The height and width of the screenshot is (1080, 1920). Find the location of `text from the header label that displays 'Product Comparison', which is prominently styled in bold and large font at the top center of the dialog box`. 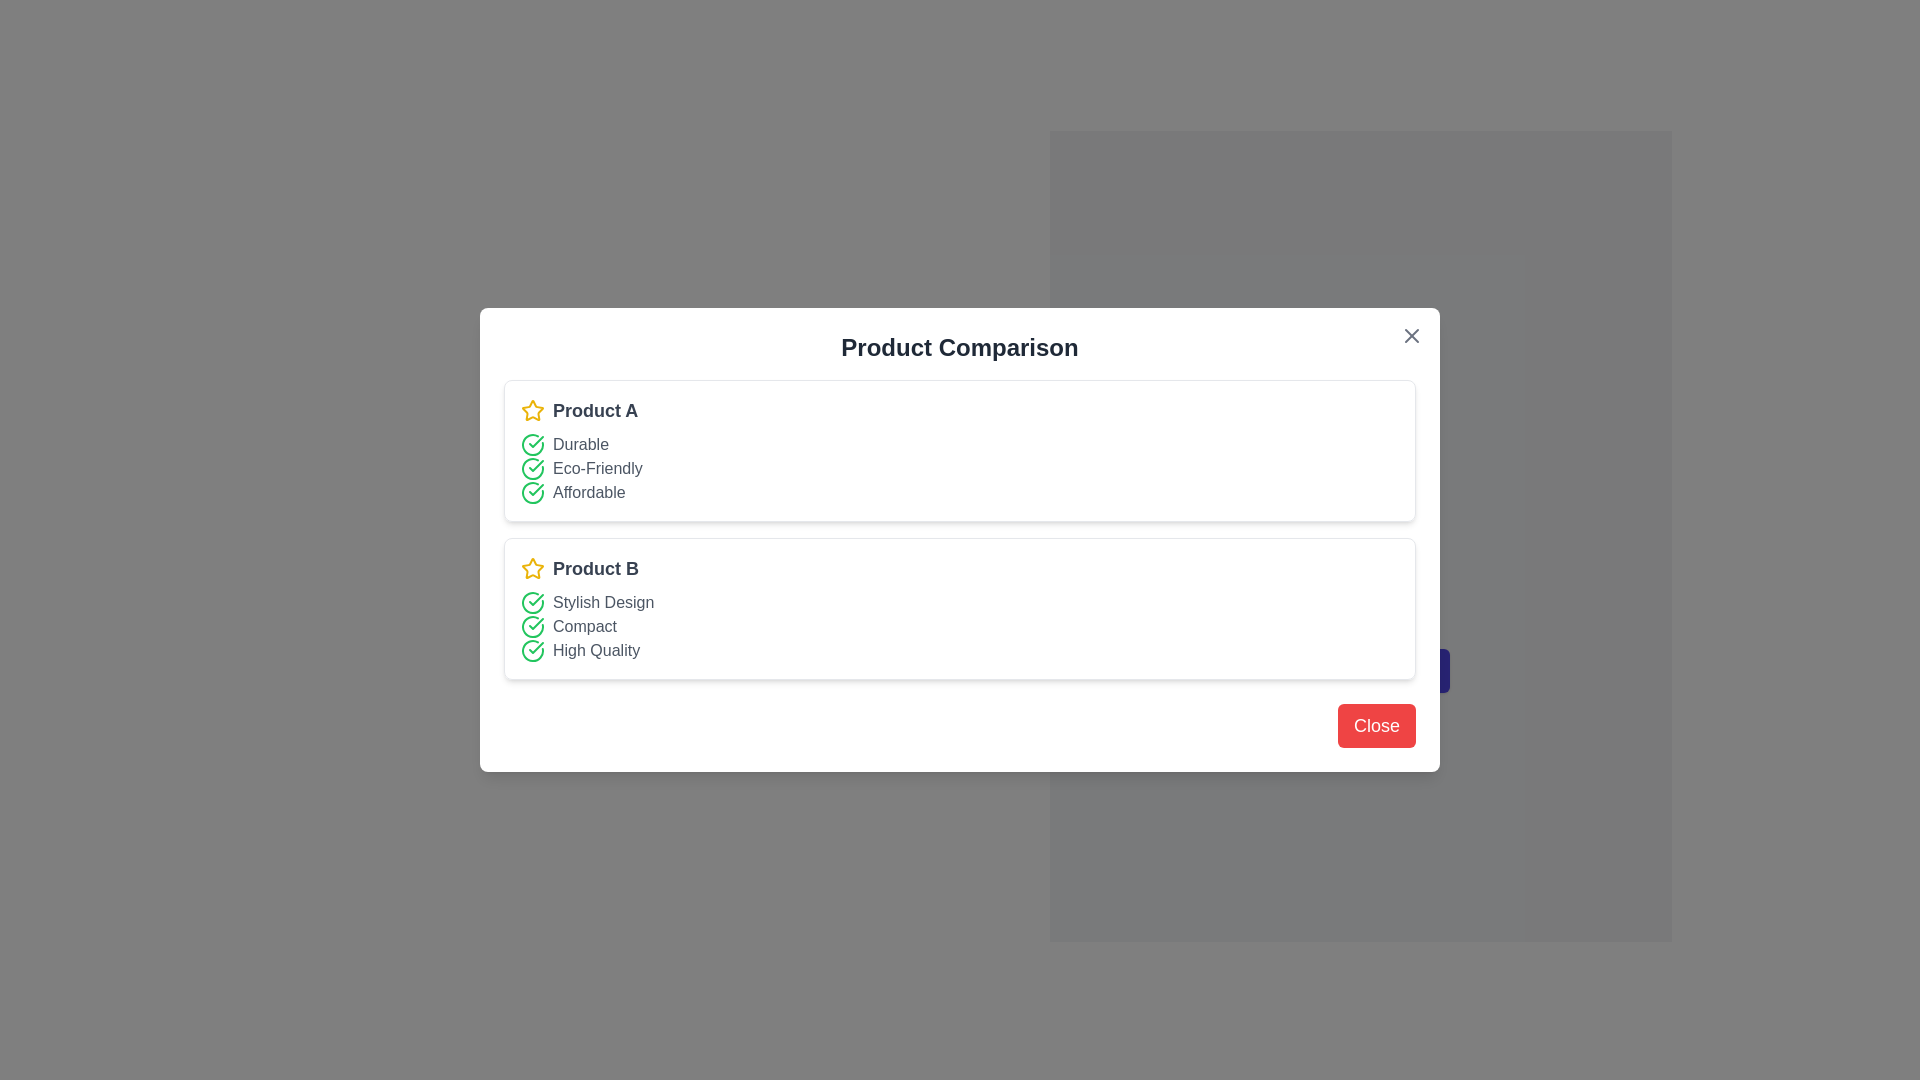

text from the header label that displays 'Product Comparison', which is prominently styled in bold and large font at the top center of the dialog box is located at coordinates (960, 346).